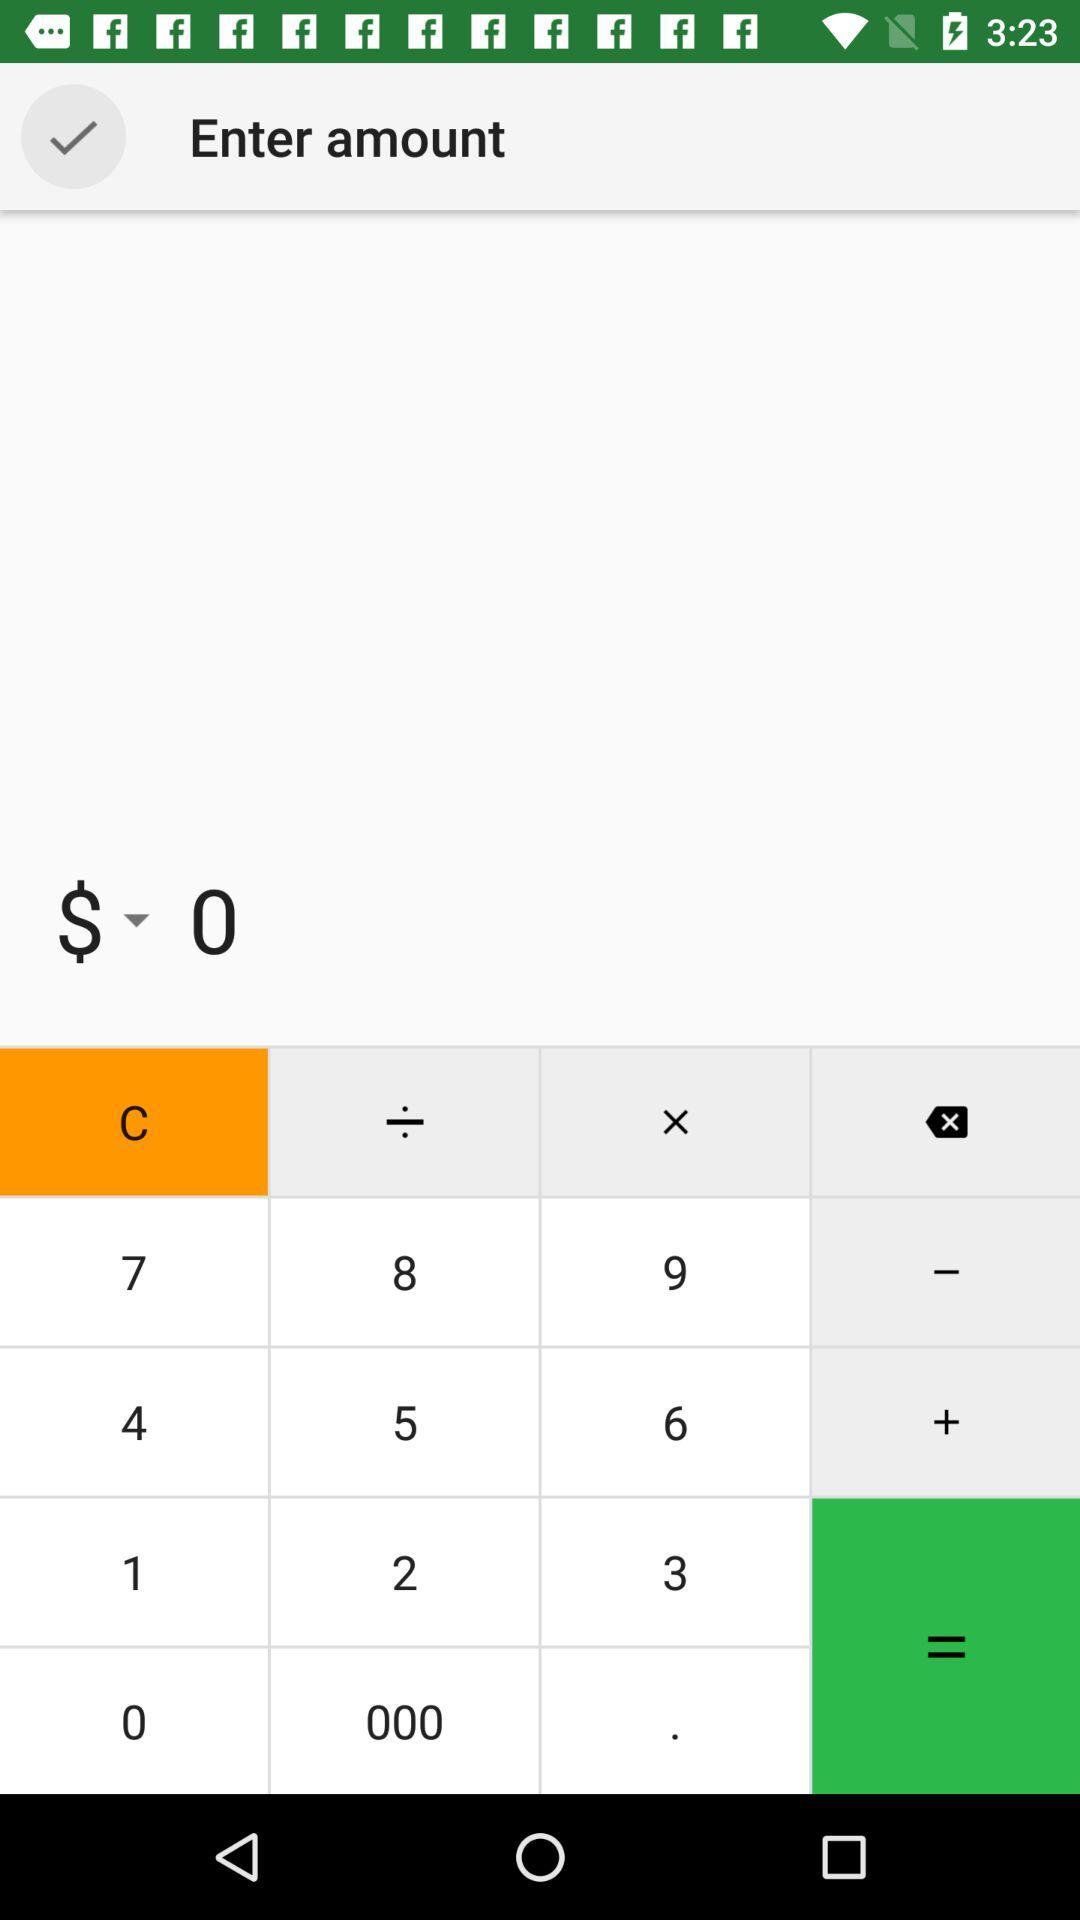  I want to click on the item next to the 0 item, so click(104, 918).